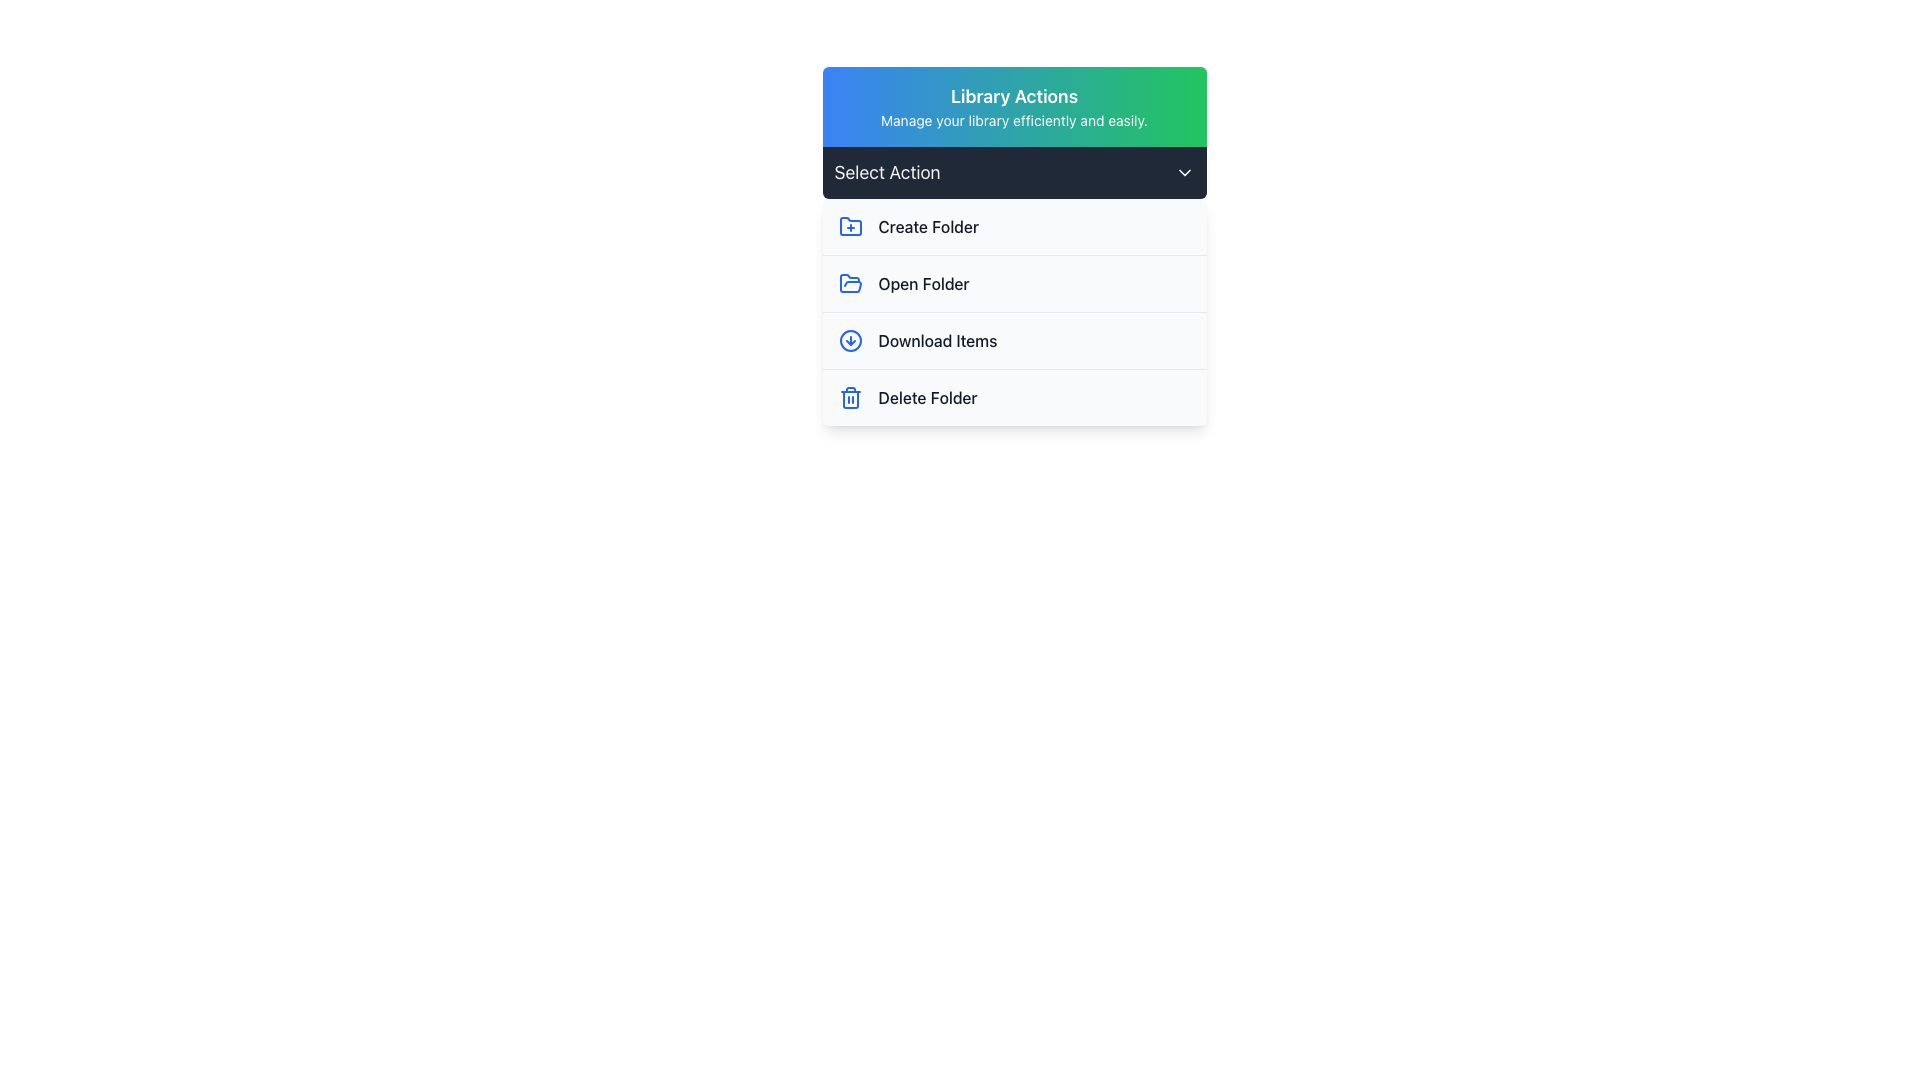  Describe the element at coordinates (850, 339) in the screenshot. I see `the blue circular icon with a downward arrow inside, which is part of the 'Download Items' menu option in the third row under 'Select Action'` at that location.